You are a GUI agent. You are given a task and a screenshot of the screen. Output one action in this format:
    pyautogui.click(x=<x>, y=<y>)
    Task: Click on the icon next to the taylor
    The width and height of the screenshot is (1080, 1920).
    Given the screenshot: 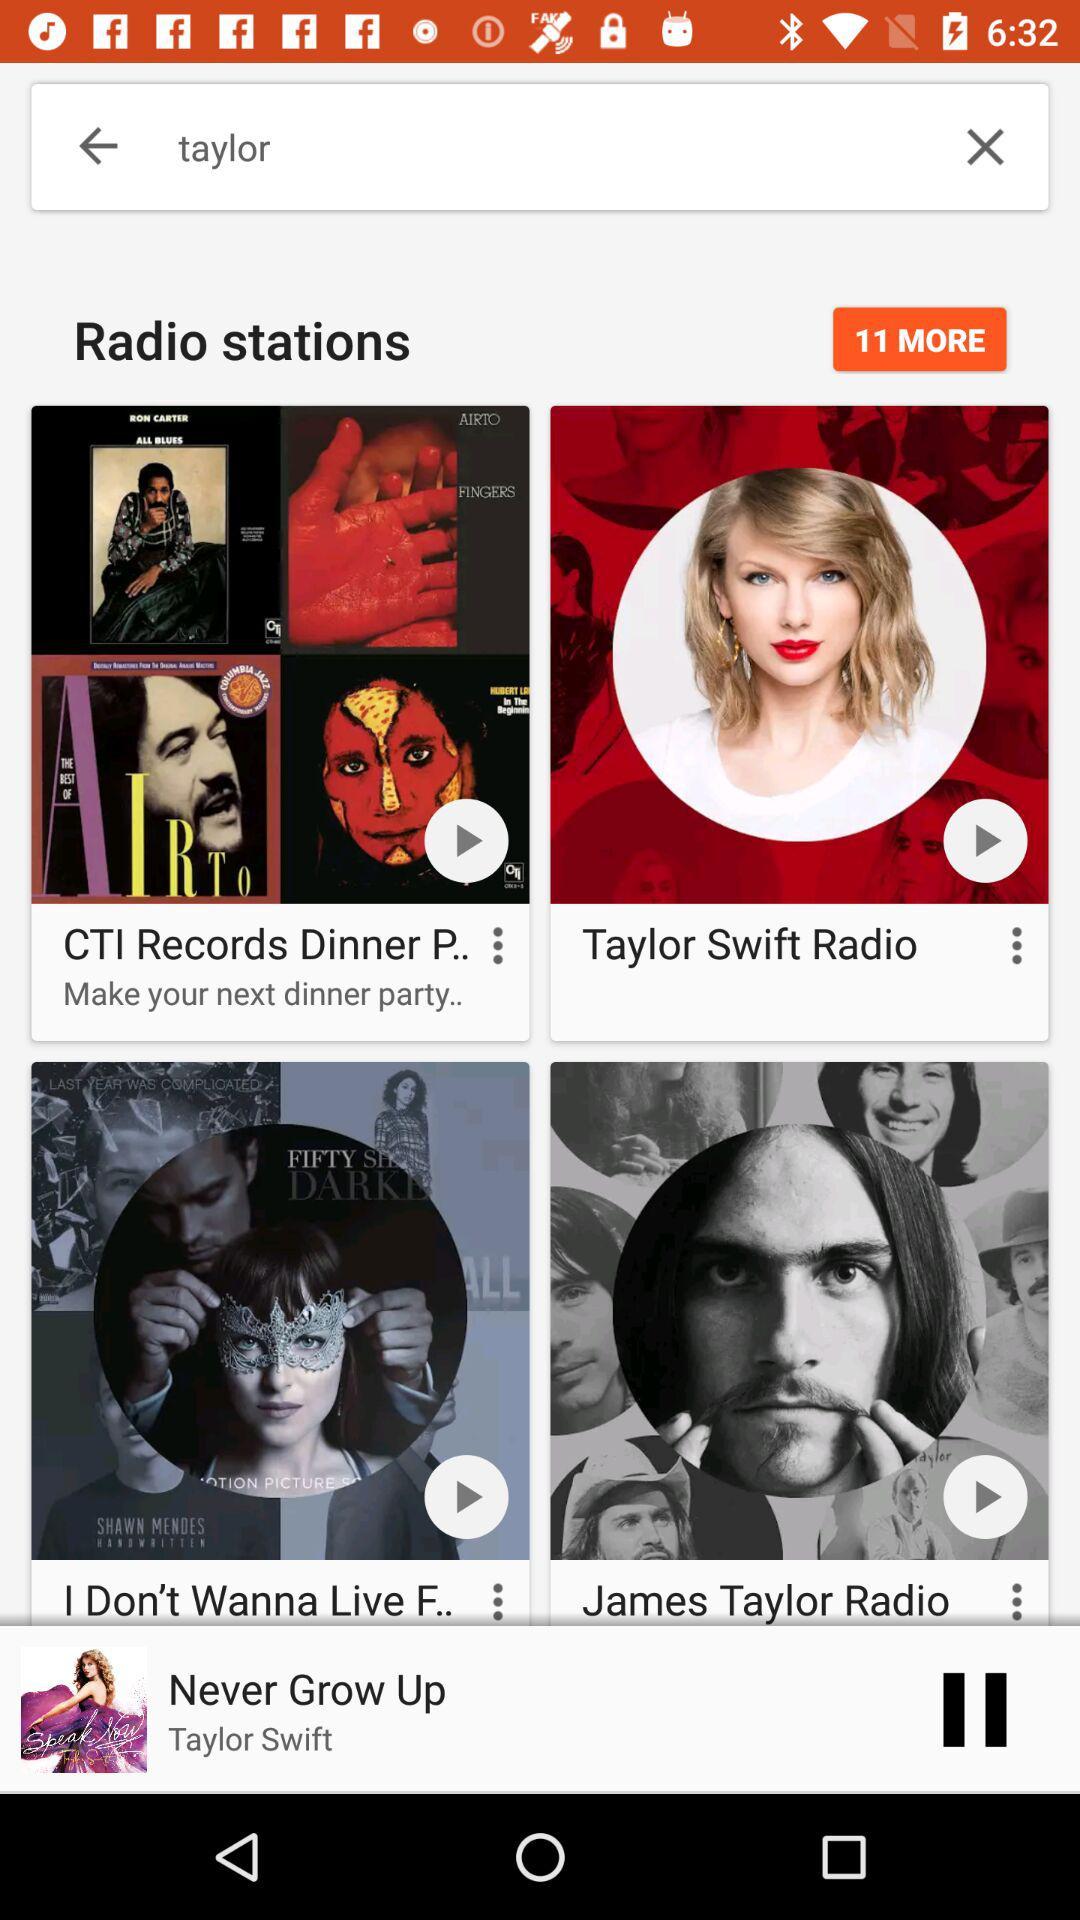 What is the action you would take?
    pyautogui.click(x=83, y=146)
    